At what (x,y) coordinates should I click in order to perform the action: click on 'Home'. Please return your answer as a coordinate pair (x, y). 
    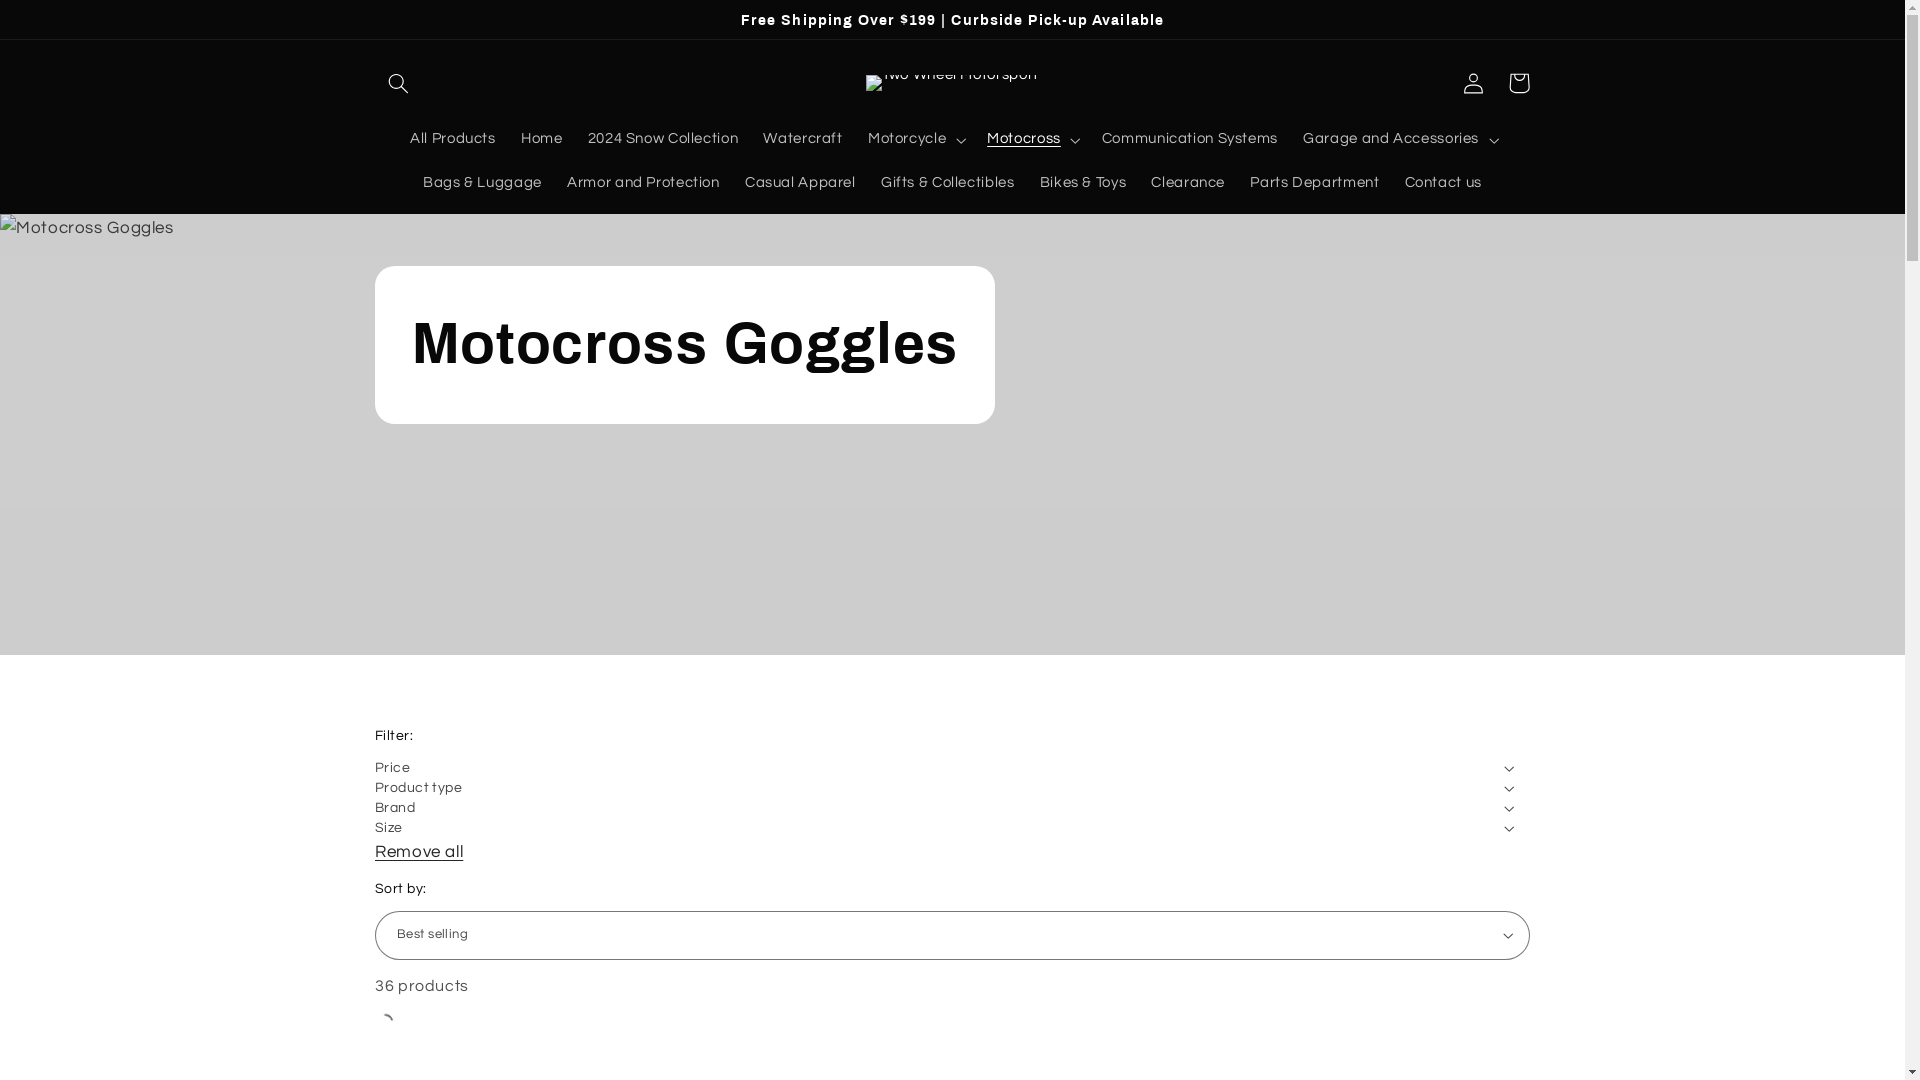
    Looking at the image, I should click on (508, 138).